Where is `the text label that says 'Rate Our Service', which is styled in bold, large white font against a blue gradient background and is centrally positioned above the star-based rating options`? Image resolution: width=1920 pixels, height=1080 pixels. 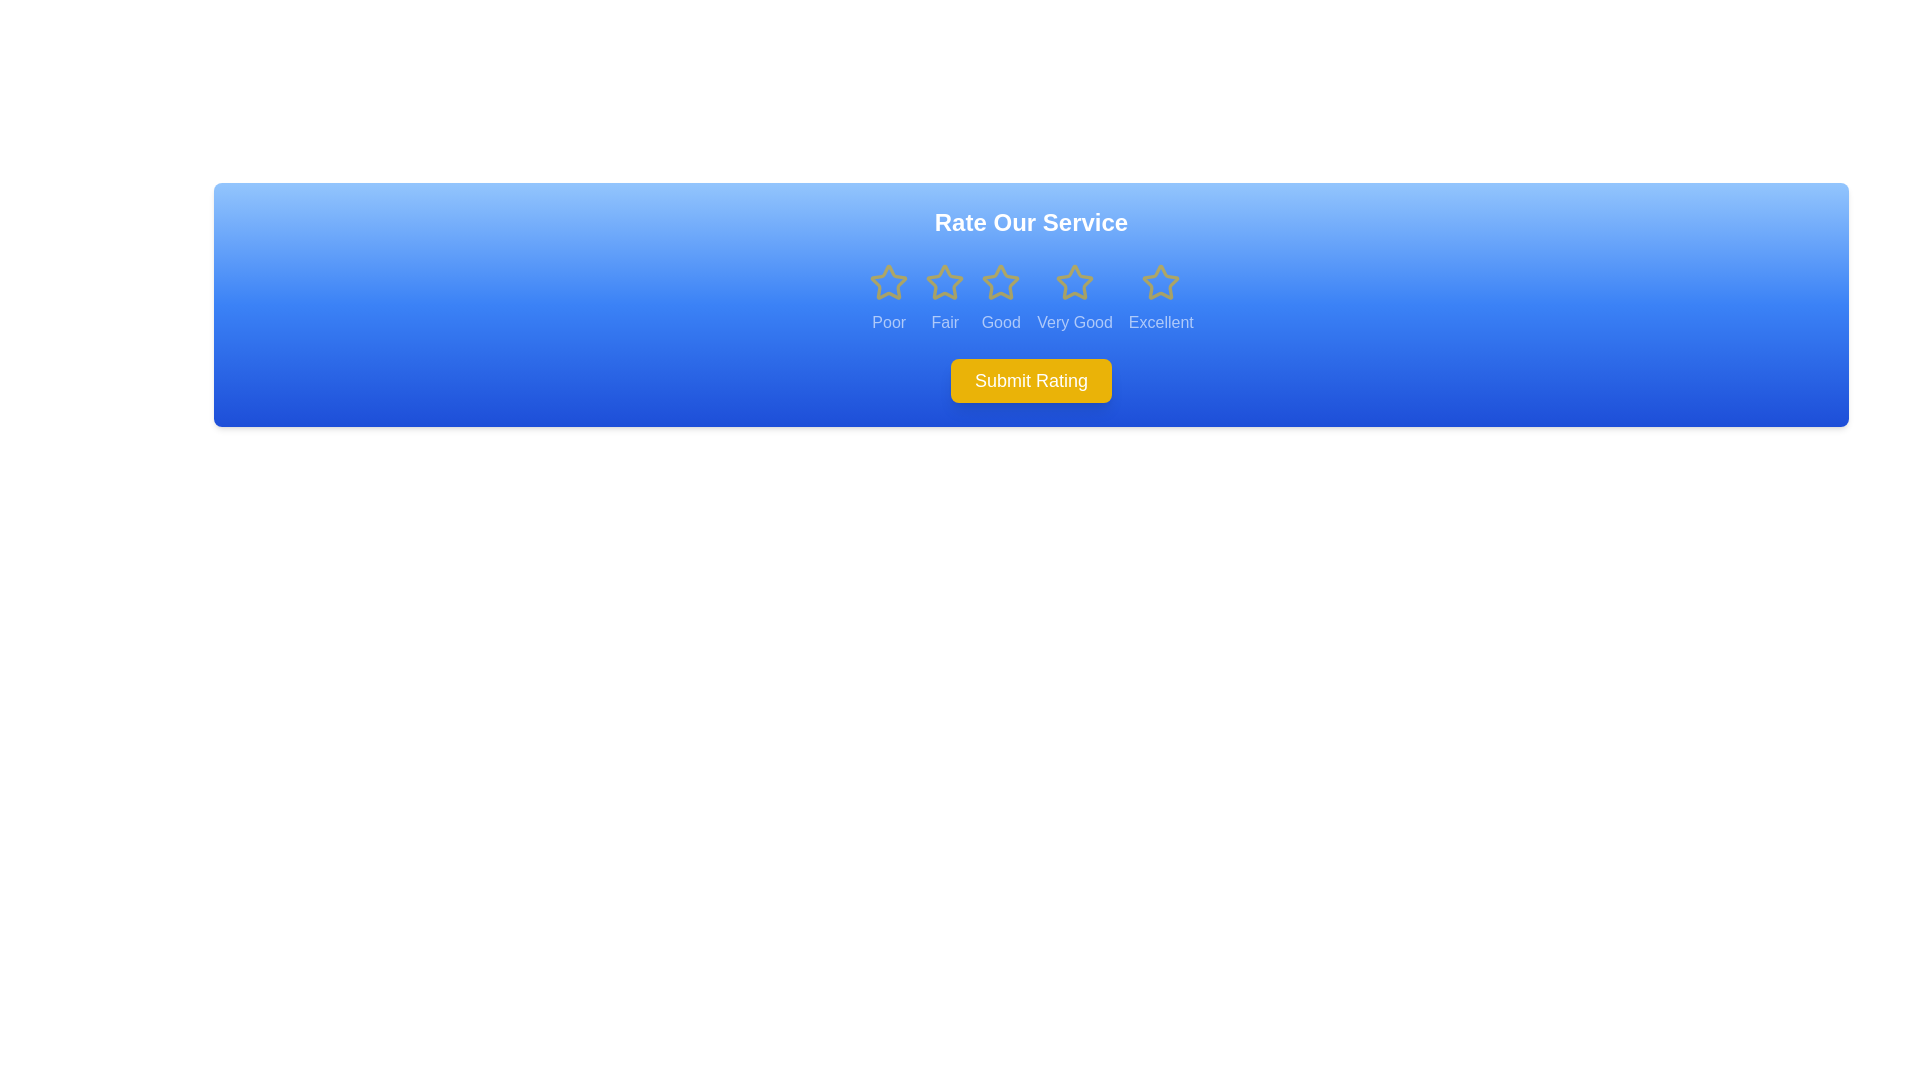 the text label that says 'Rate Our Service', which is styled in bold, large white font against a blue gradient background and is centrally positioned above the star-based rating options is located at coordinates (1031, 223).